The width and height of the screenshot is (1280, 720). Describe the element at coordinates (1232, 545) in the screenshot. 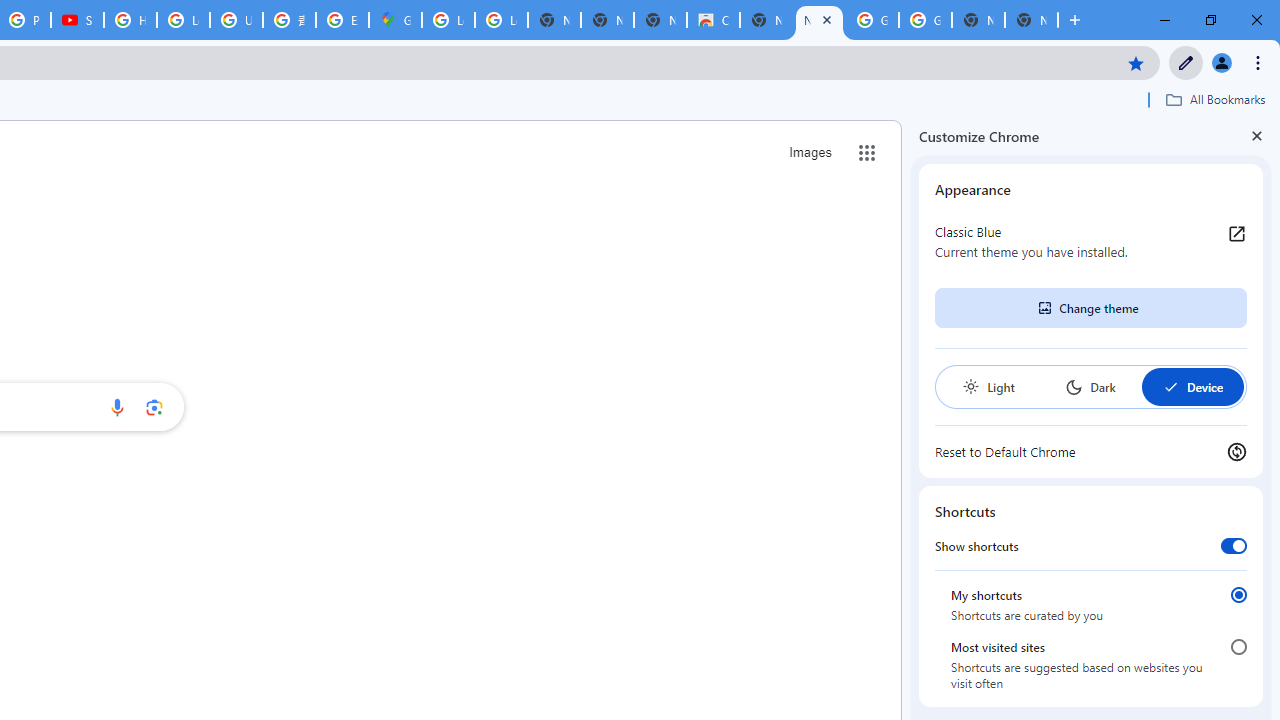

I see `'Show shortcuts'` at that location.